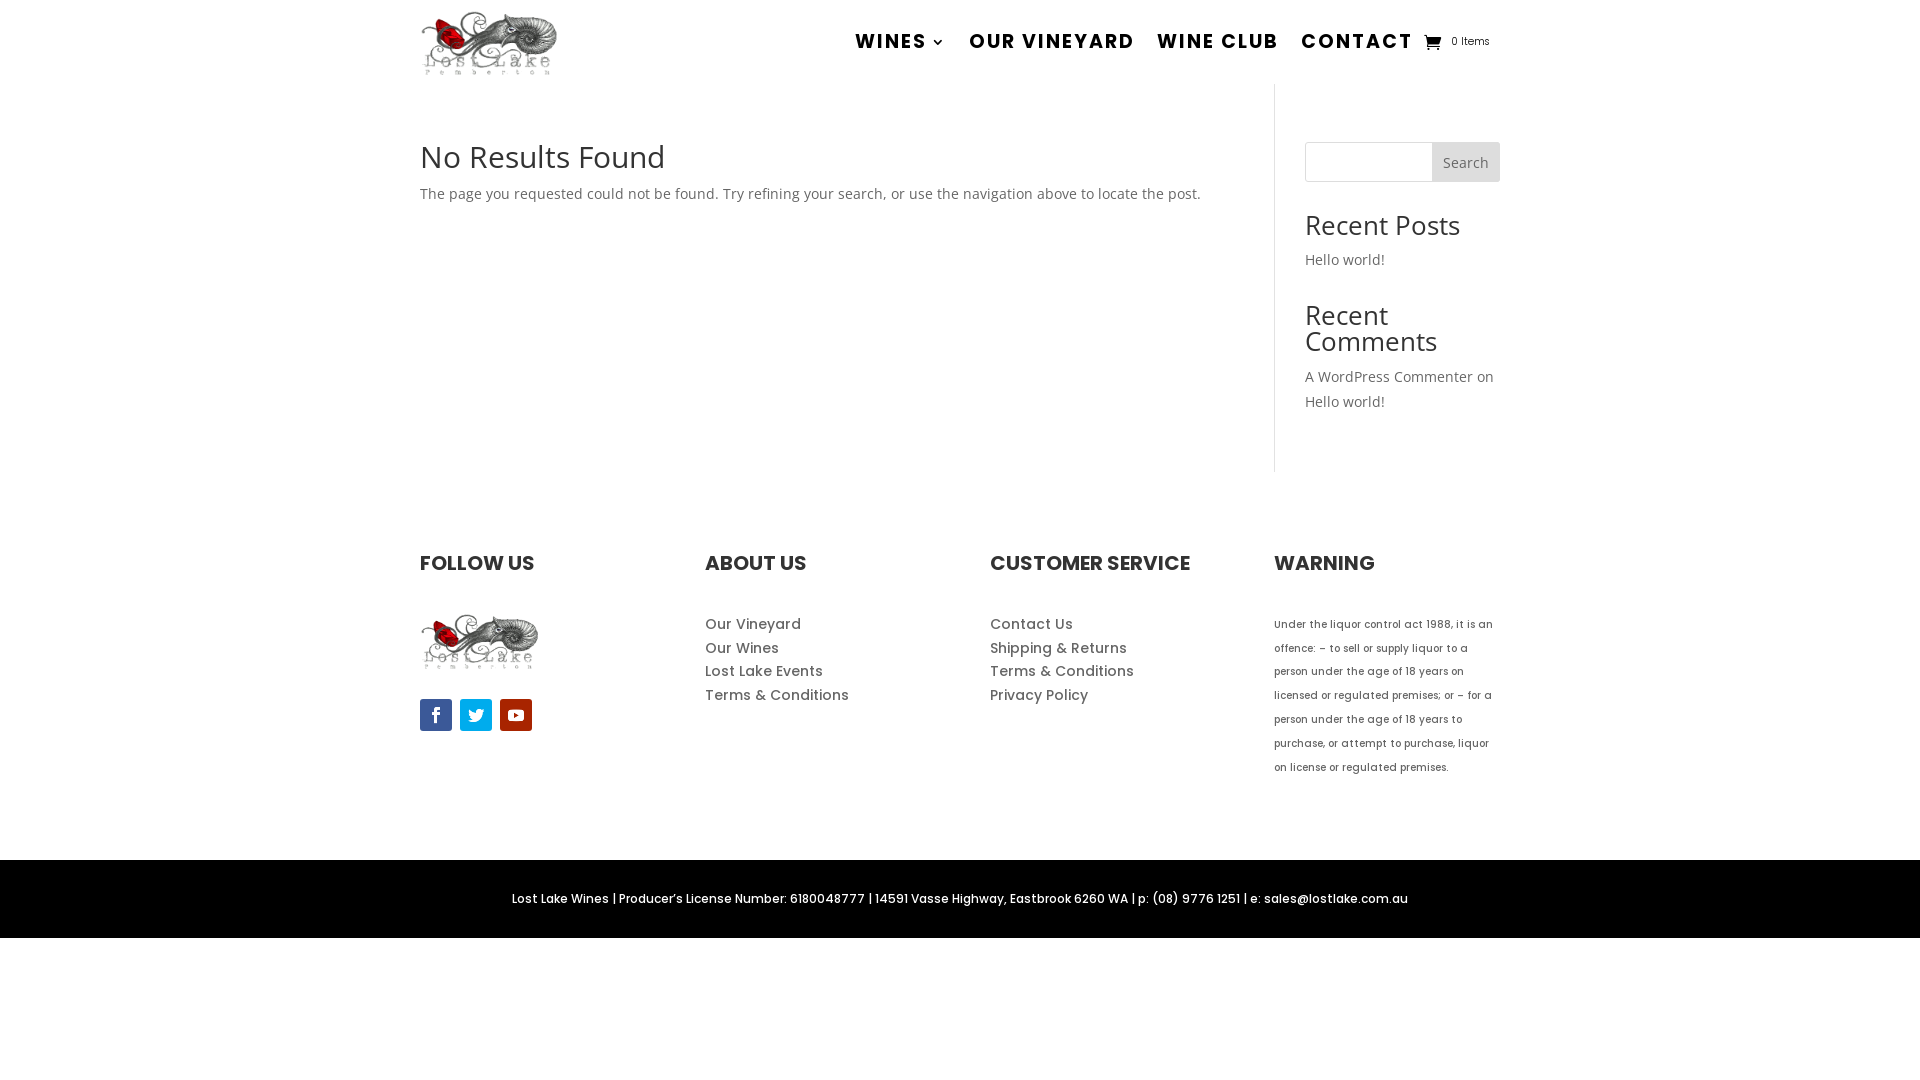  What do you see at coordinates (1050, 42) in the screenshot?
I see `'OUR VINEYARD'` at bounding box center [1050, 42].